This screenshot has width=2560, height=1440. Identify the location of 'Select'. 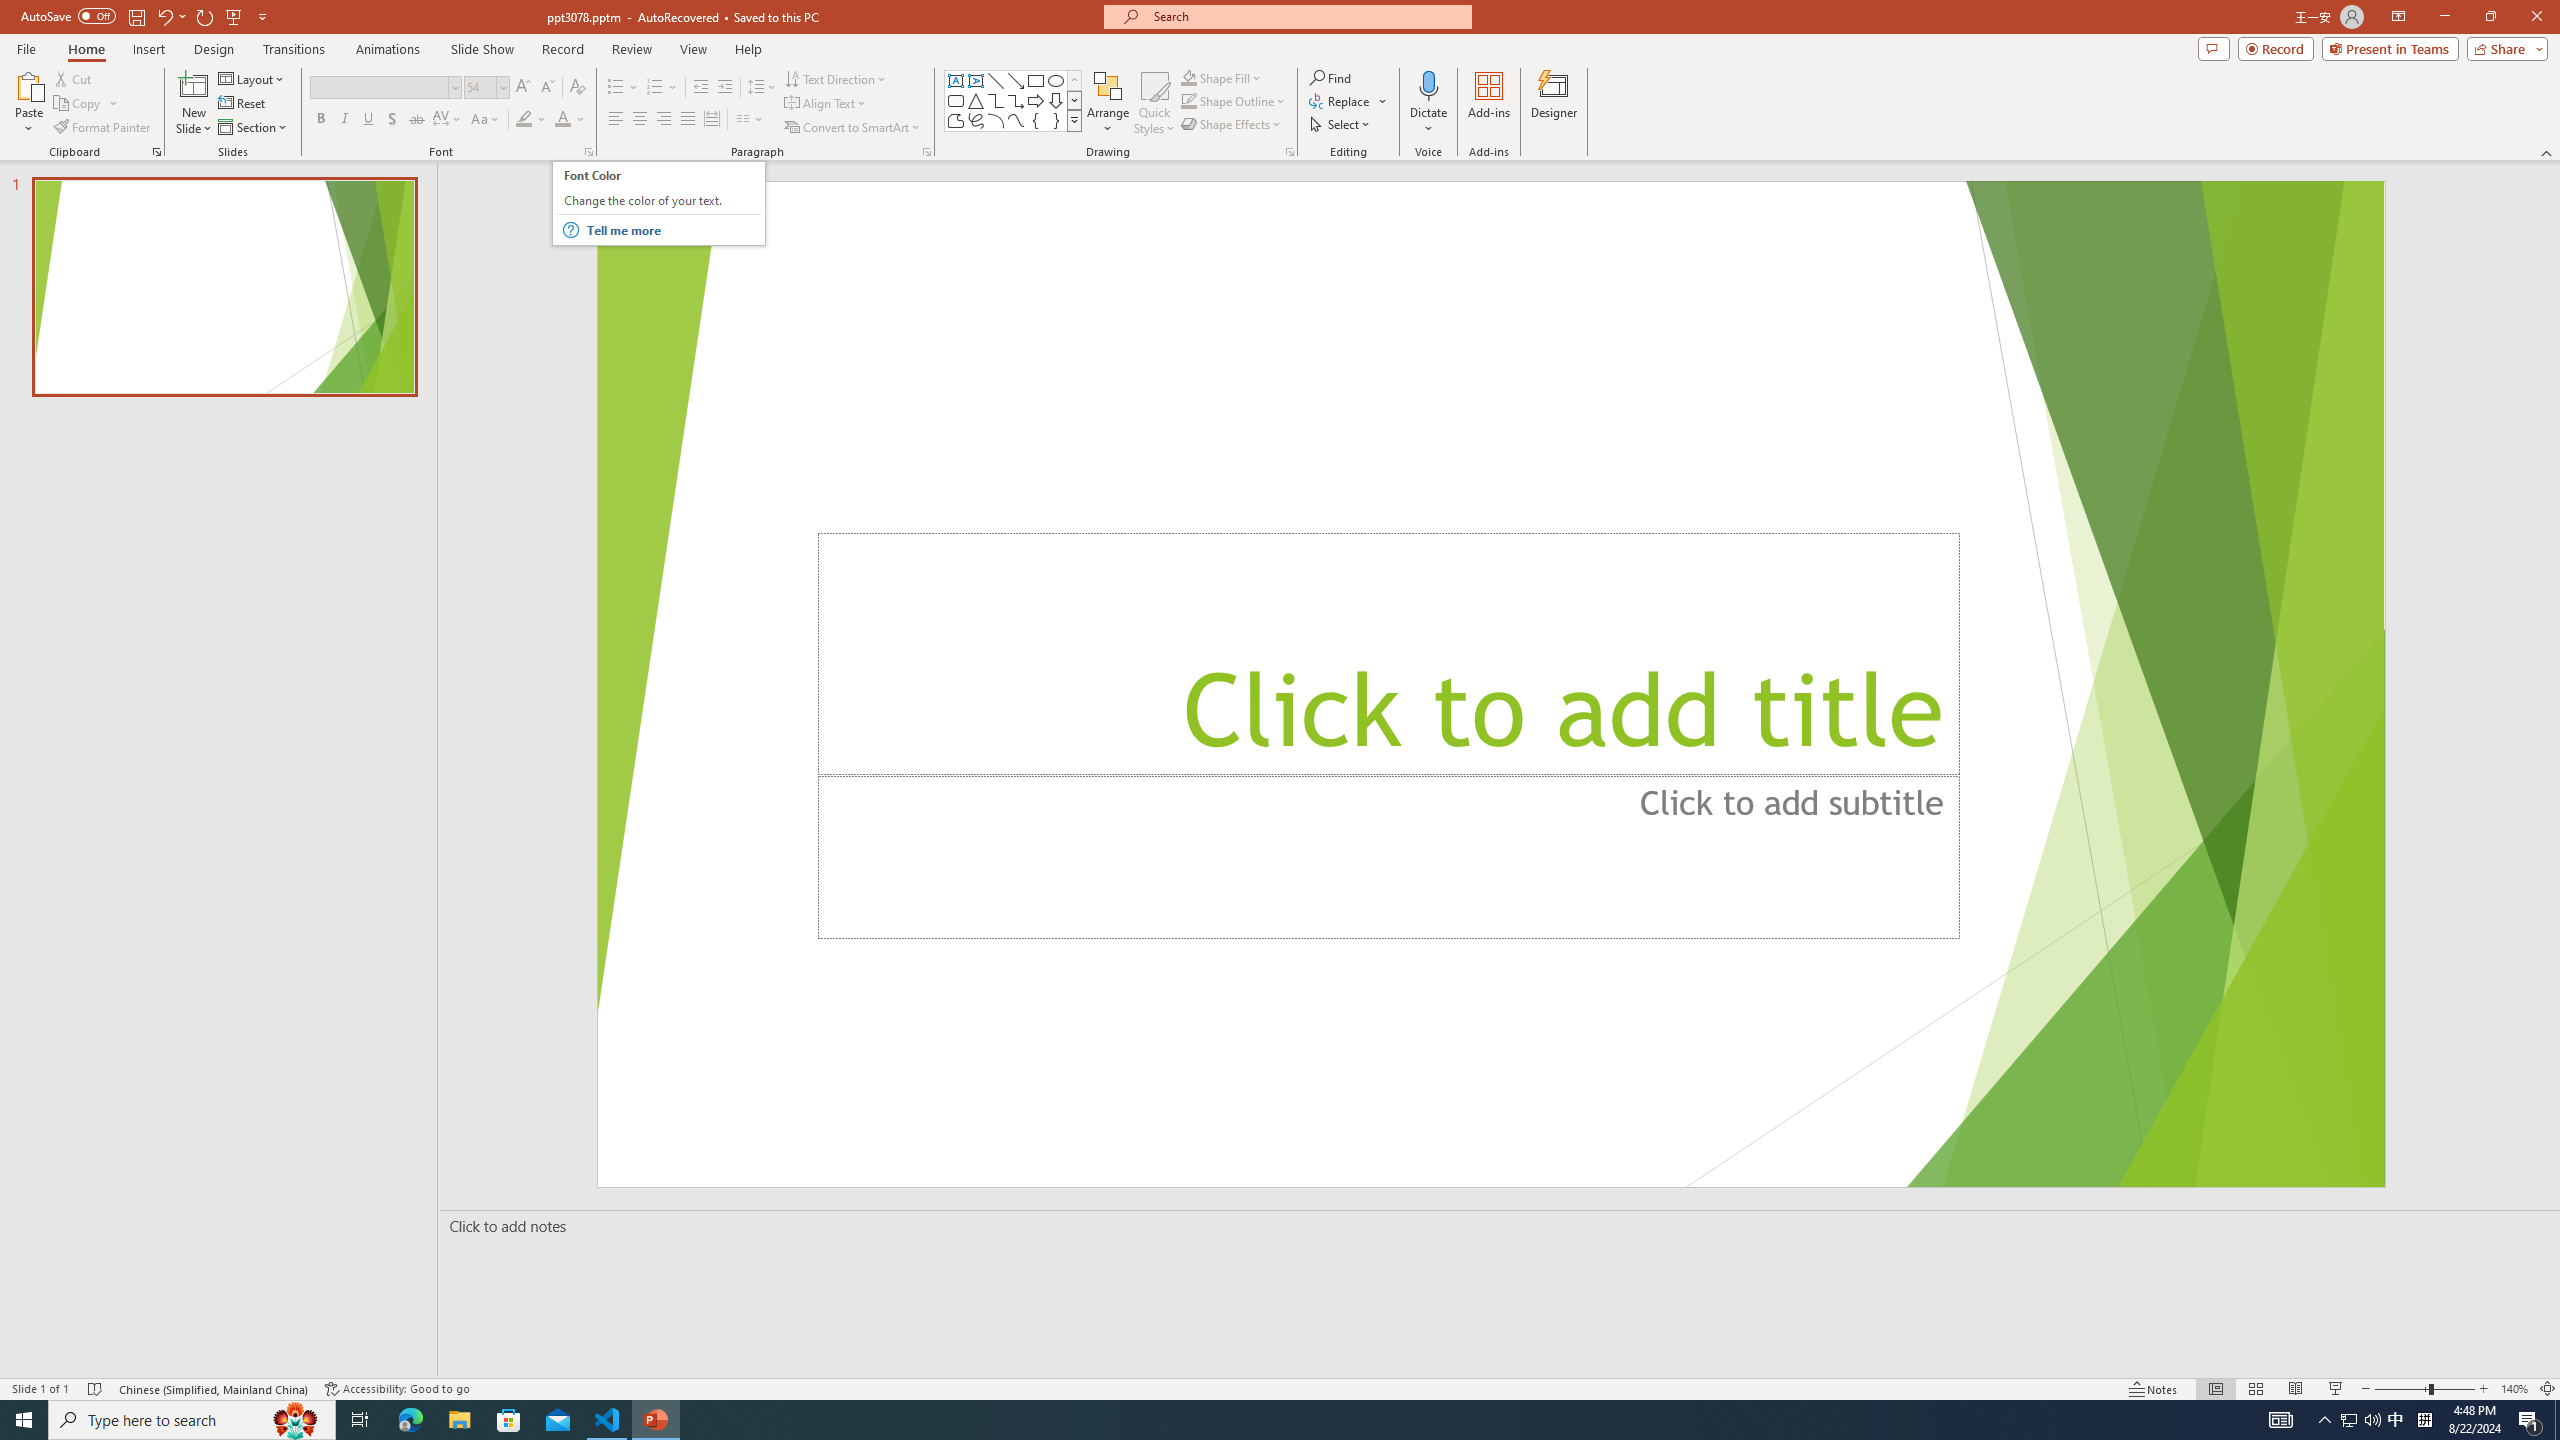
(1341, 122).